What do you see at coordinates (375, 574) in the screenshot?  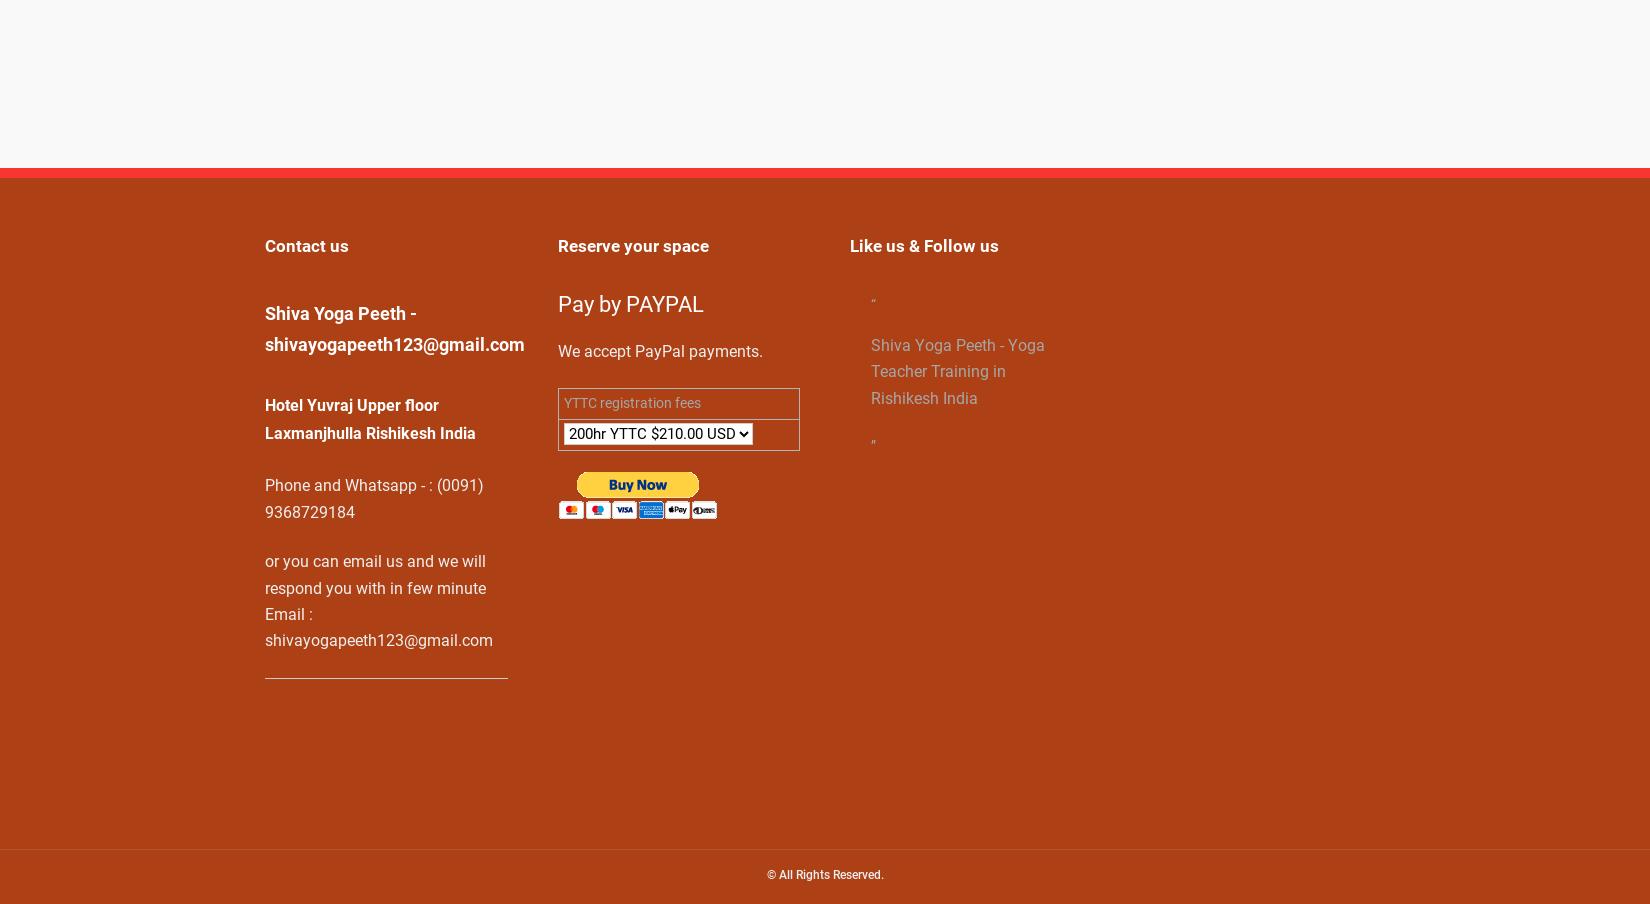 I see `'or you can email us and we will respond you with in few minute'` at bounding box center [375, 574].